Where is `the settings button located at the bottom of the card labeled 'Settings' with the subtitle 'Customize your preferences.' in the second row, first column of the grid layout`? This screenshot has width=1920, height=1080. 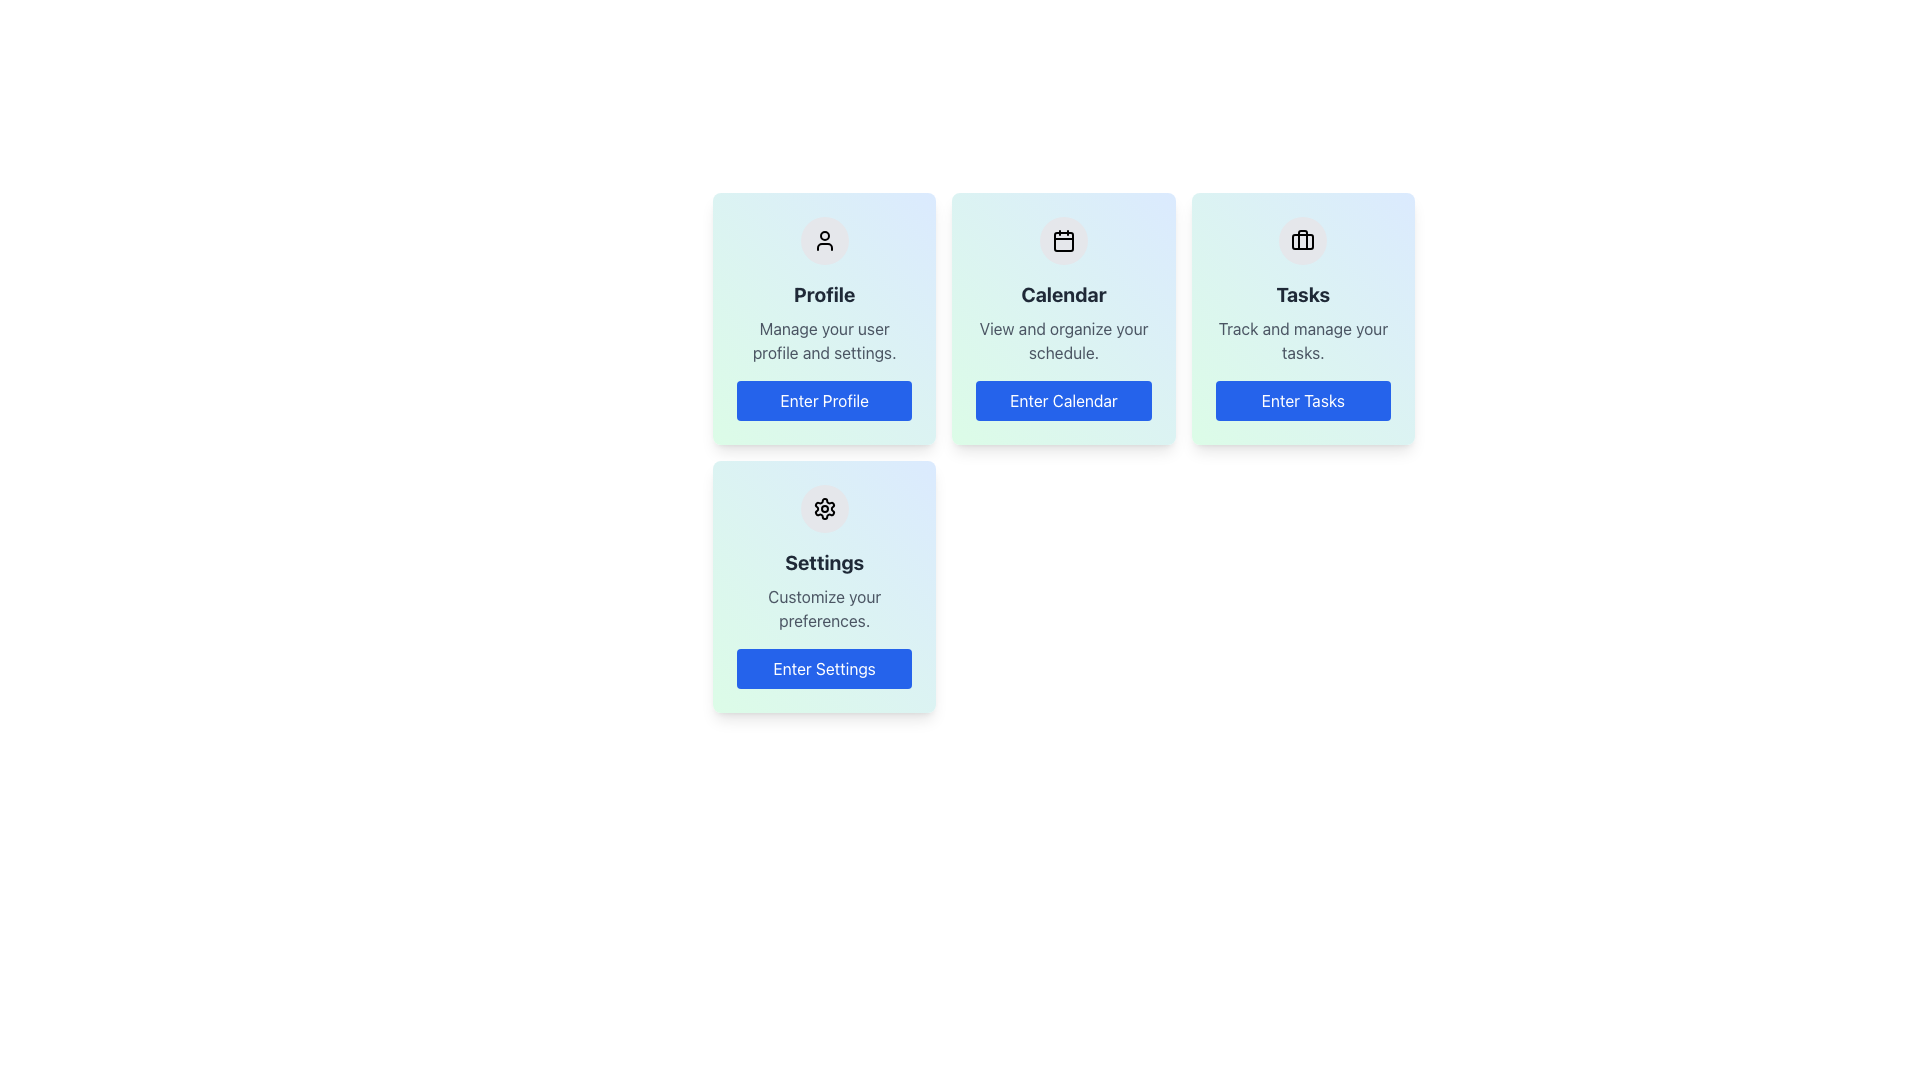 the settings button located at the bottom of the card labeled 'Settings' with the subtitle 'Customize your preferences.' in the second row, first column of the grid layout is located at coordinates (824, 668).